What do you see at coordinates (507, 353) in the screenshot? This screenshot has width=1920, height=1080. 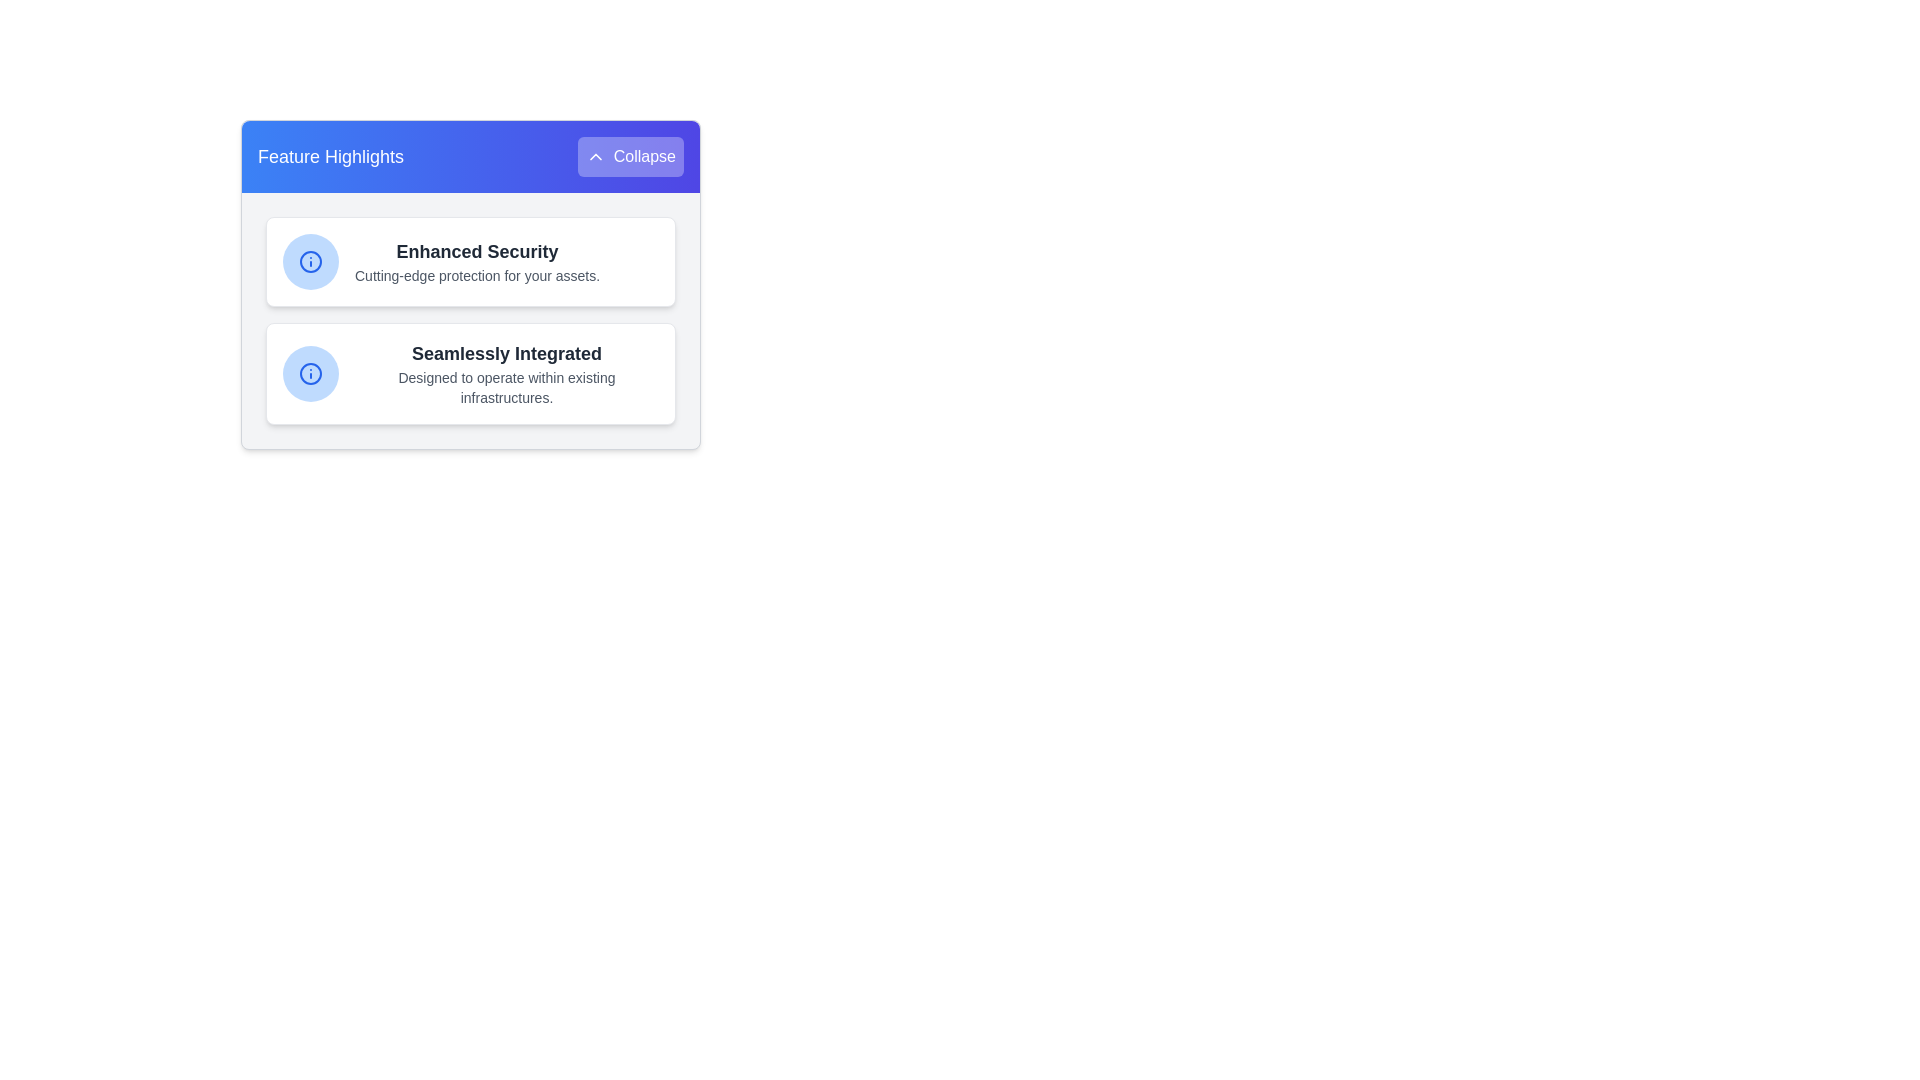 I see `the bold text label displaying 'Seamlessly Integrated' located below the 'Enhanced Security' module in the 'Feature Highlights' section` at bounding box center [507, 353].